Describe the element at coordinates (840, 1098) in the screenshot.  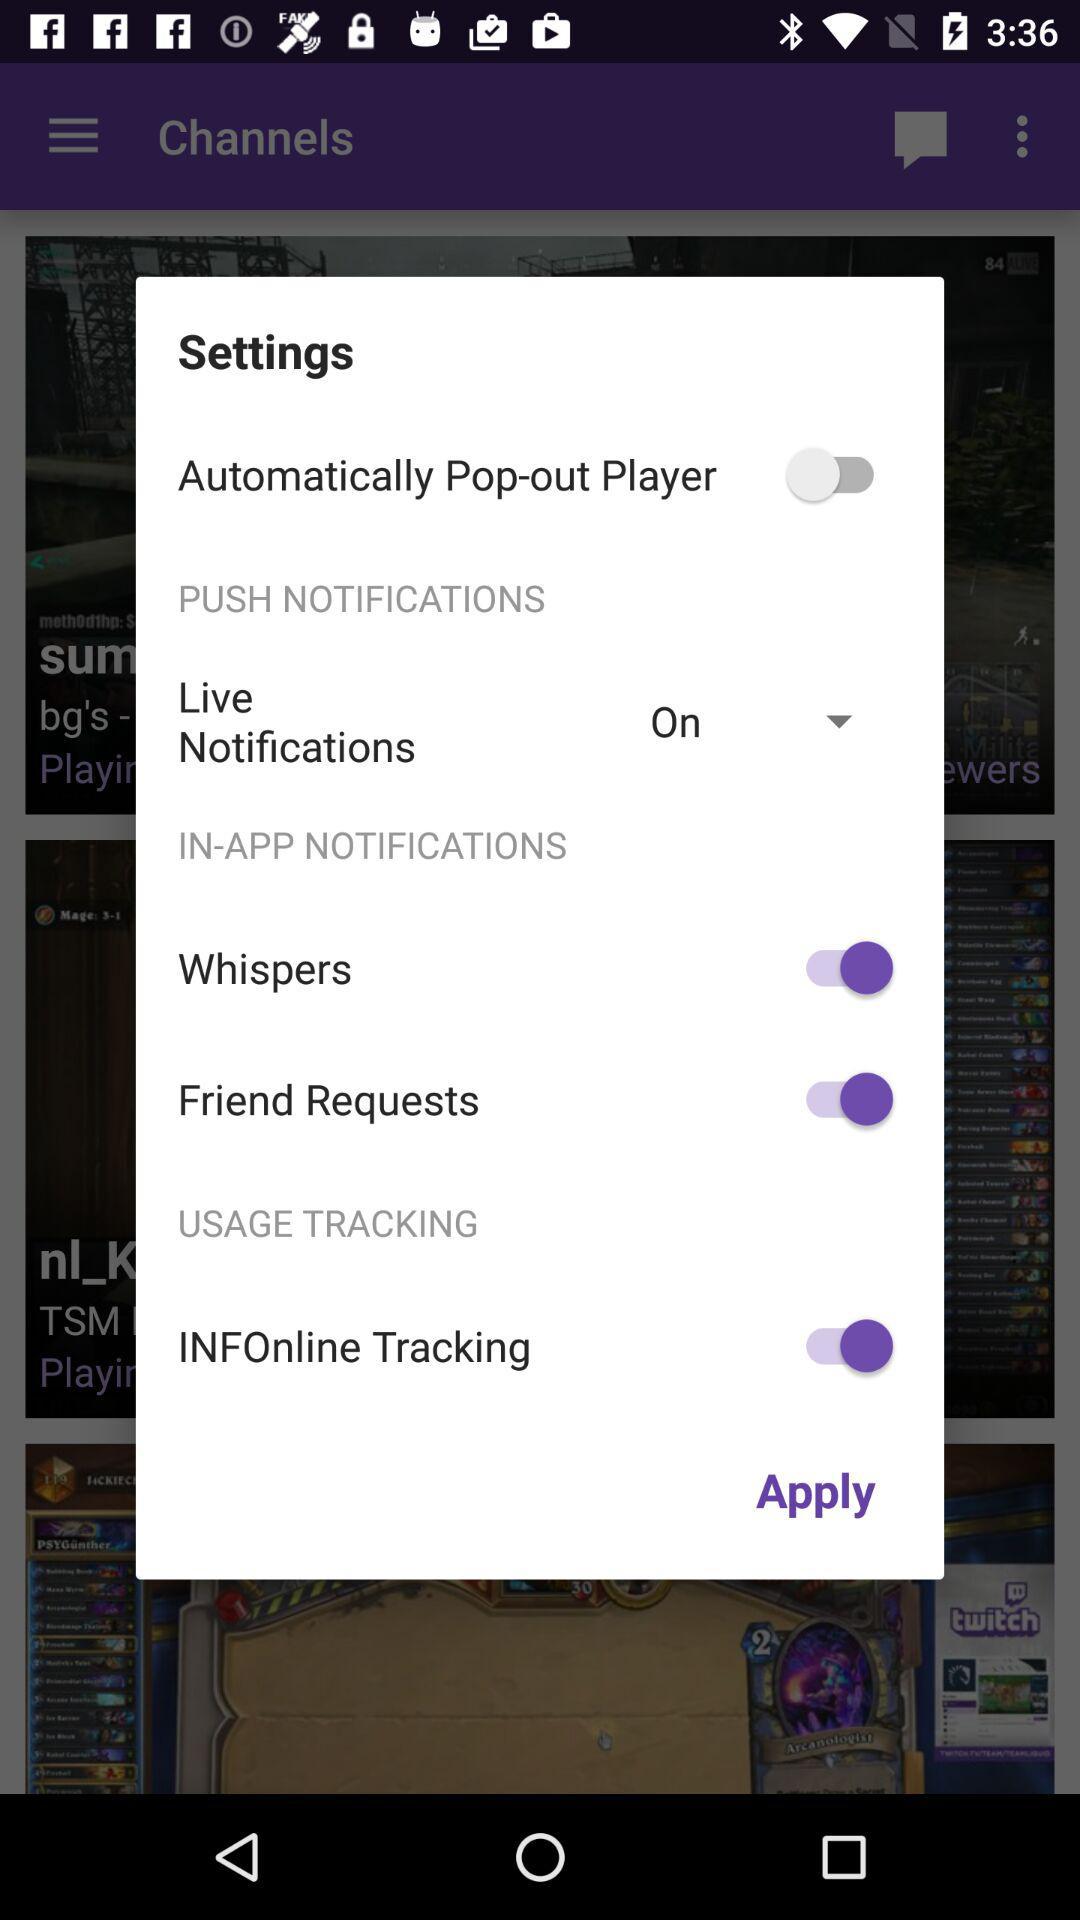
I see `the item above the usage tracking` at that location.